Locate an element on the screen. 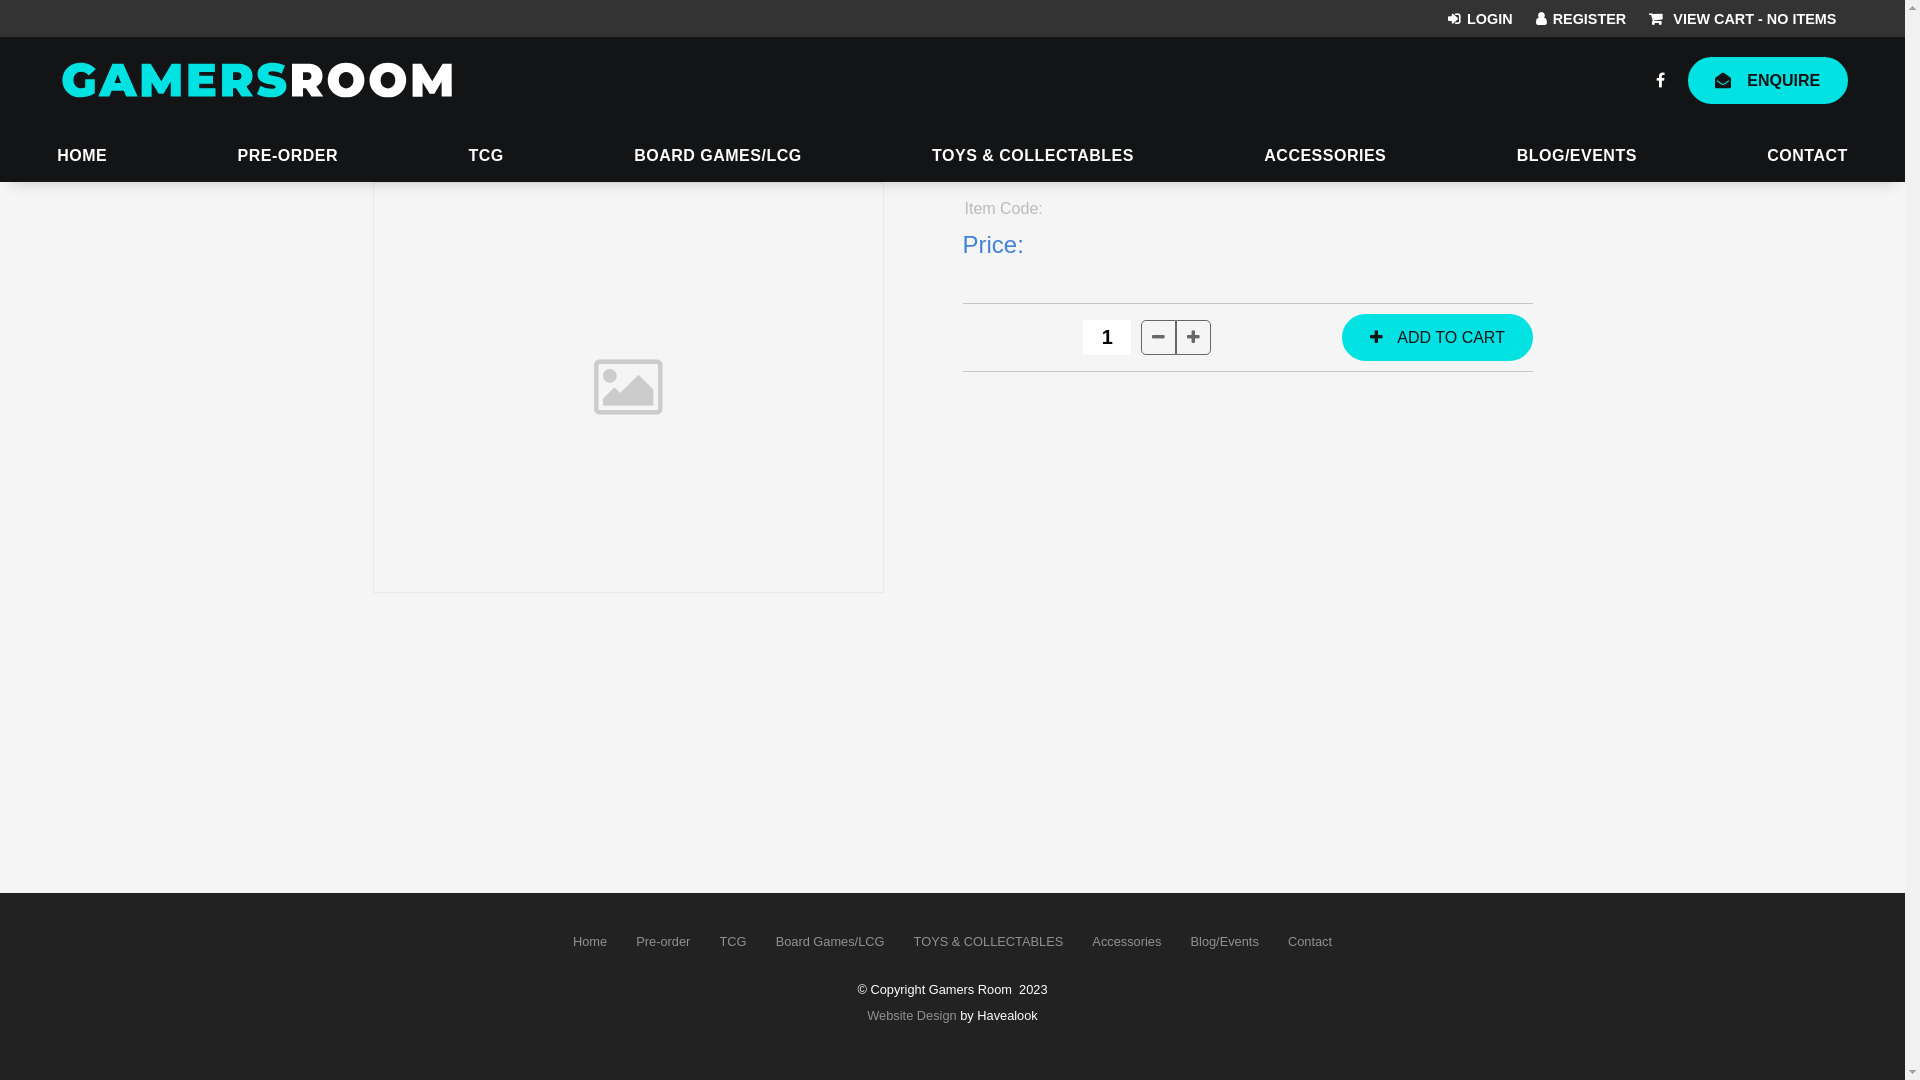 The height and width of the screenshot is (1080, 1920). 'BLOG/EVENTS' is located at coordinates (1576, 156).